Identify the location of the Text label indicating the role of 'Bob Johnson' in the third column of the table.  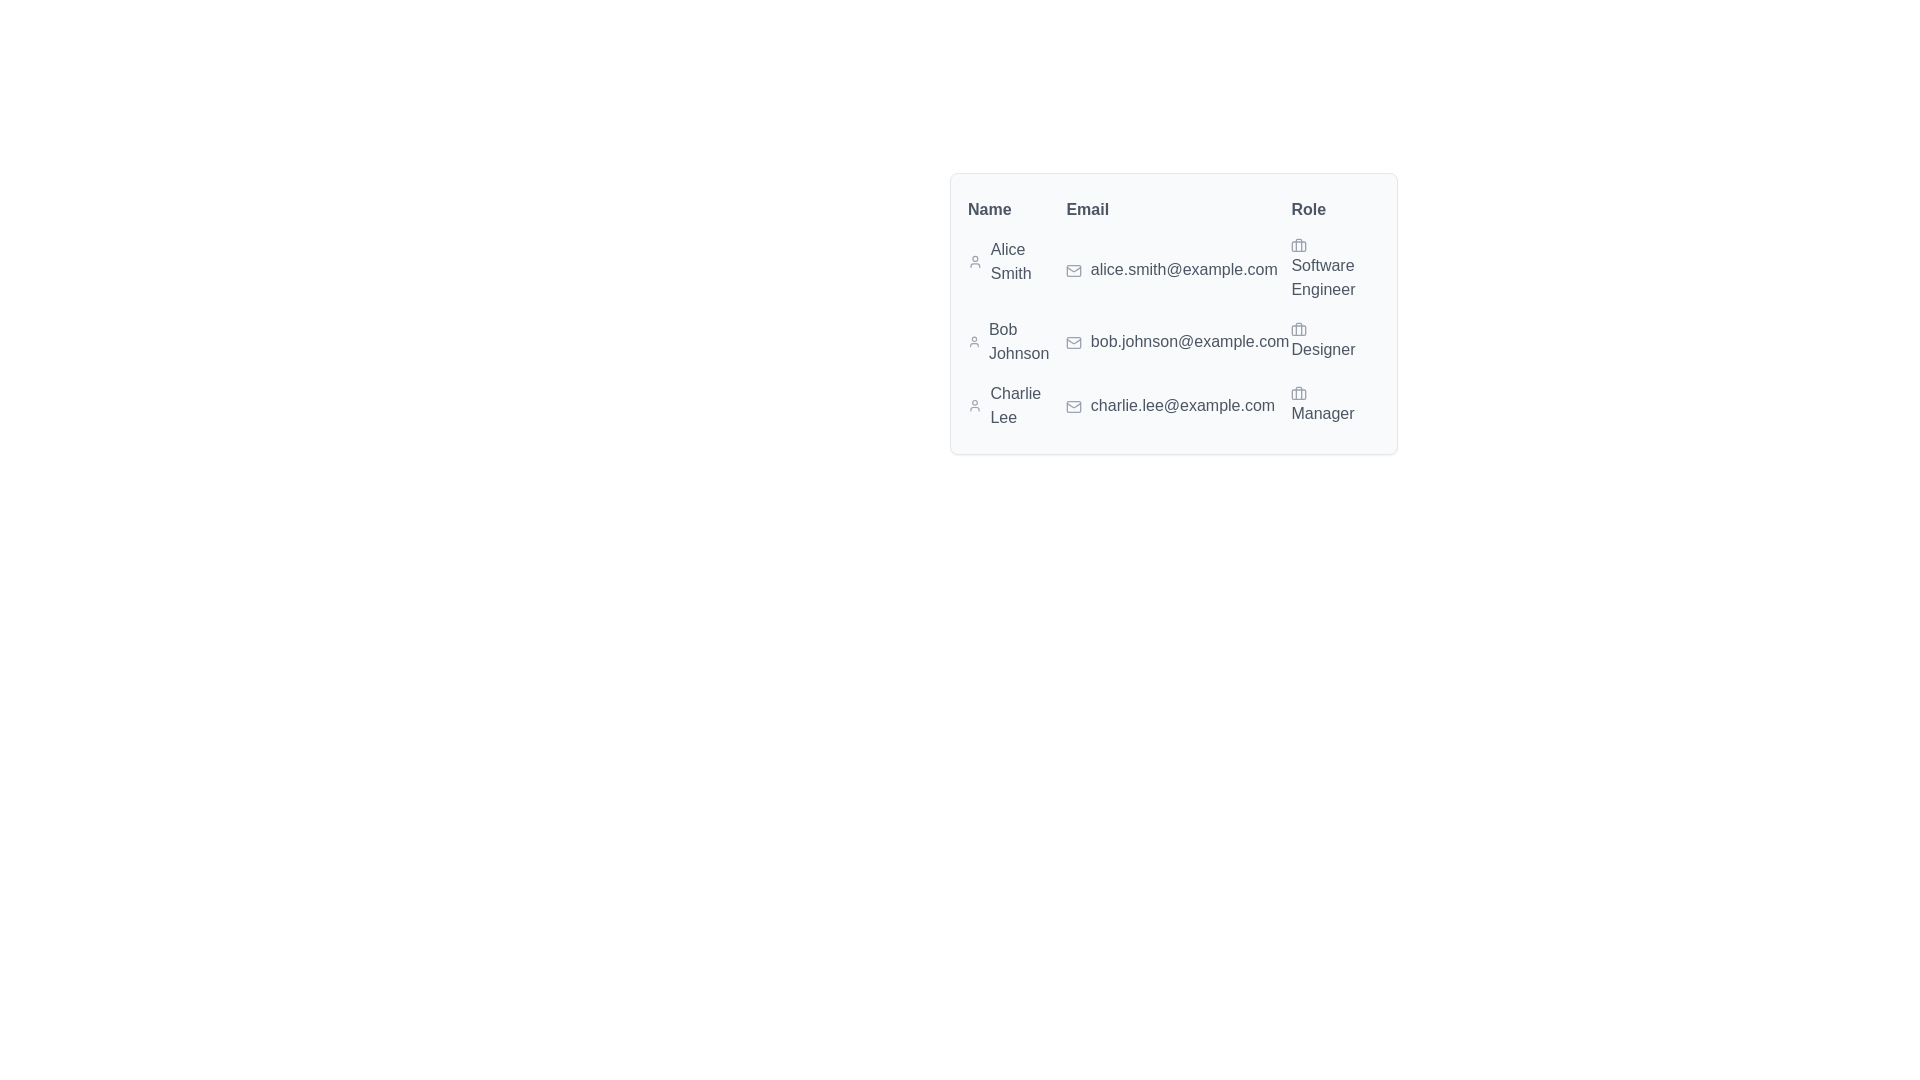
(1335, 341).